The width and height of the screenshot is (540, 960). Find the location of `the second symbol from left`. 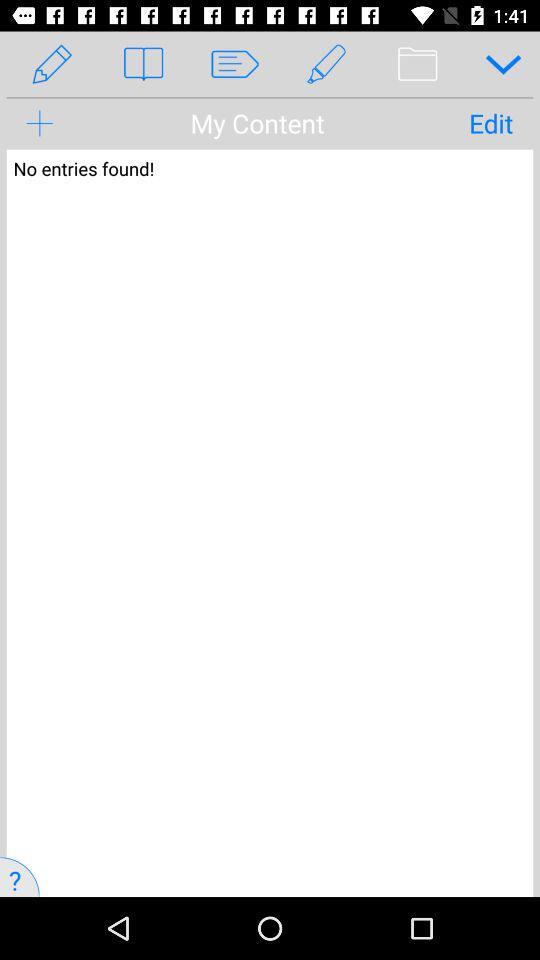

the second symbol from left is located at coordinates (142, 64).